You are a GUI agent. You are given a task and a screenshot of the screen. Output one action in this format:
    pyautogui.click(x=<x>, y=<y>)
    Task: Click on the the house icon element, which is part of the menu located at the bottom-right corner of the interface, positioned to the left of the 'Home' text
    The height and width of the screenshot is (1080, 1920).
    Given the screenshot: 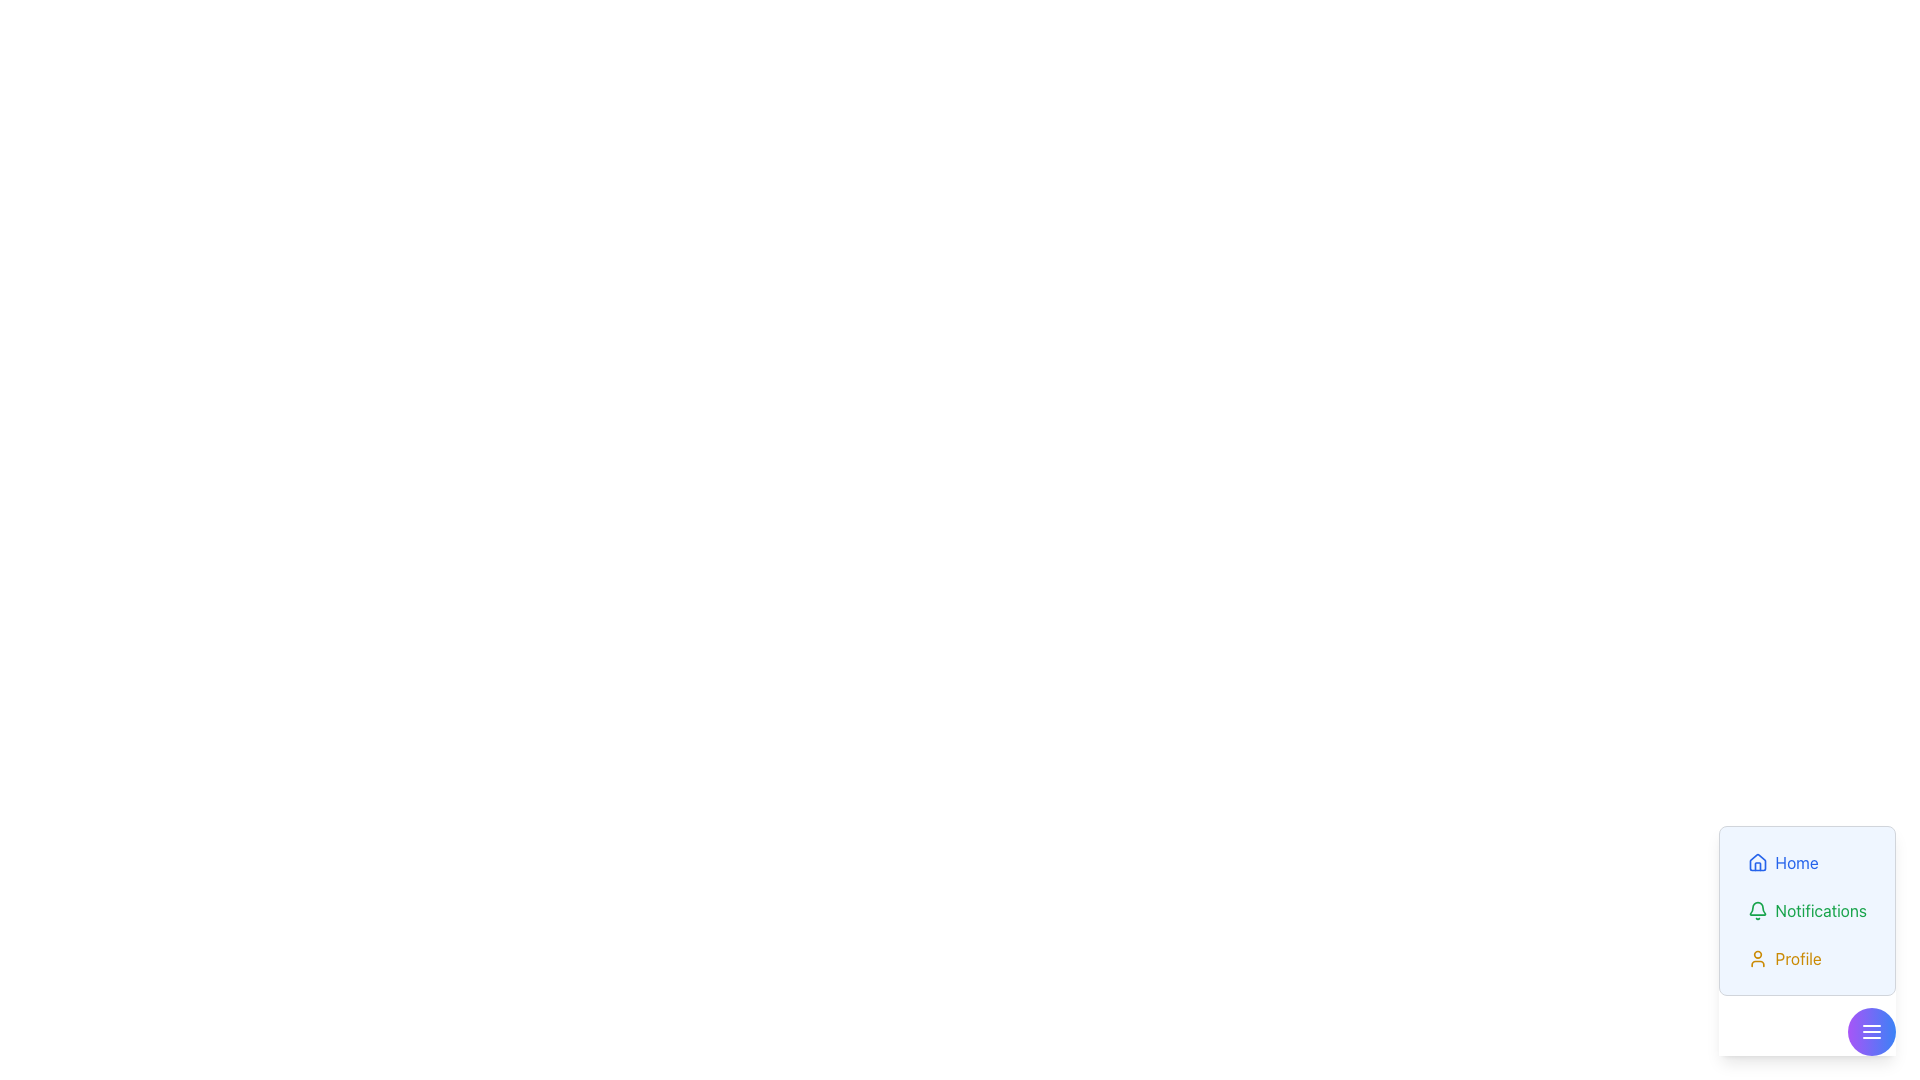 What is the action you would take?
    pyautogui.click(x=1756, y=861)
    